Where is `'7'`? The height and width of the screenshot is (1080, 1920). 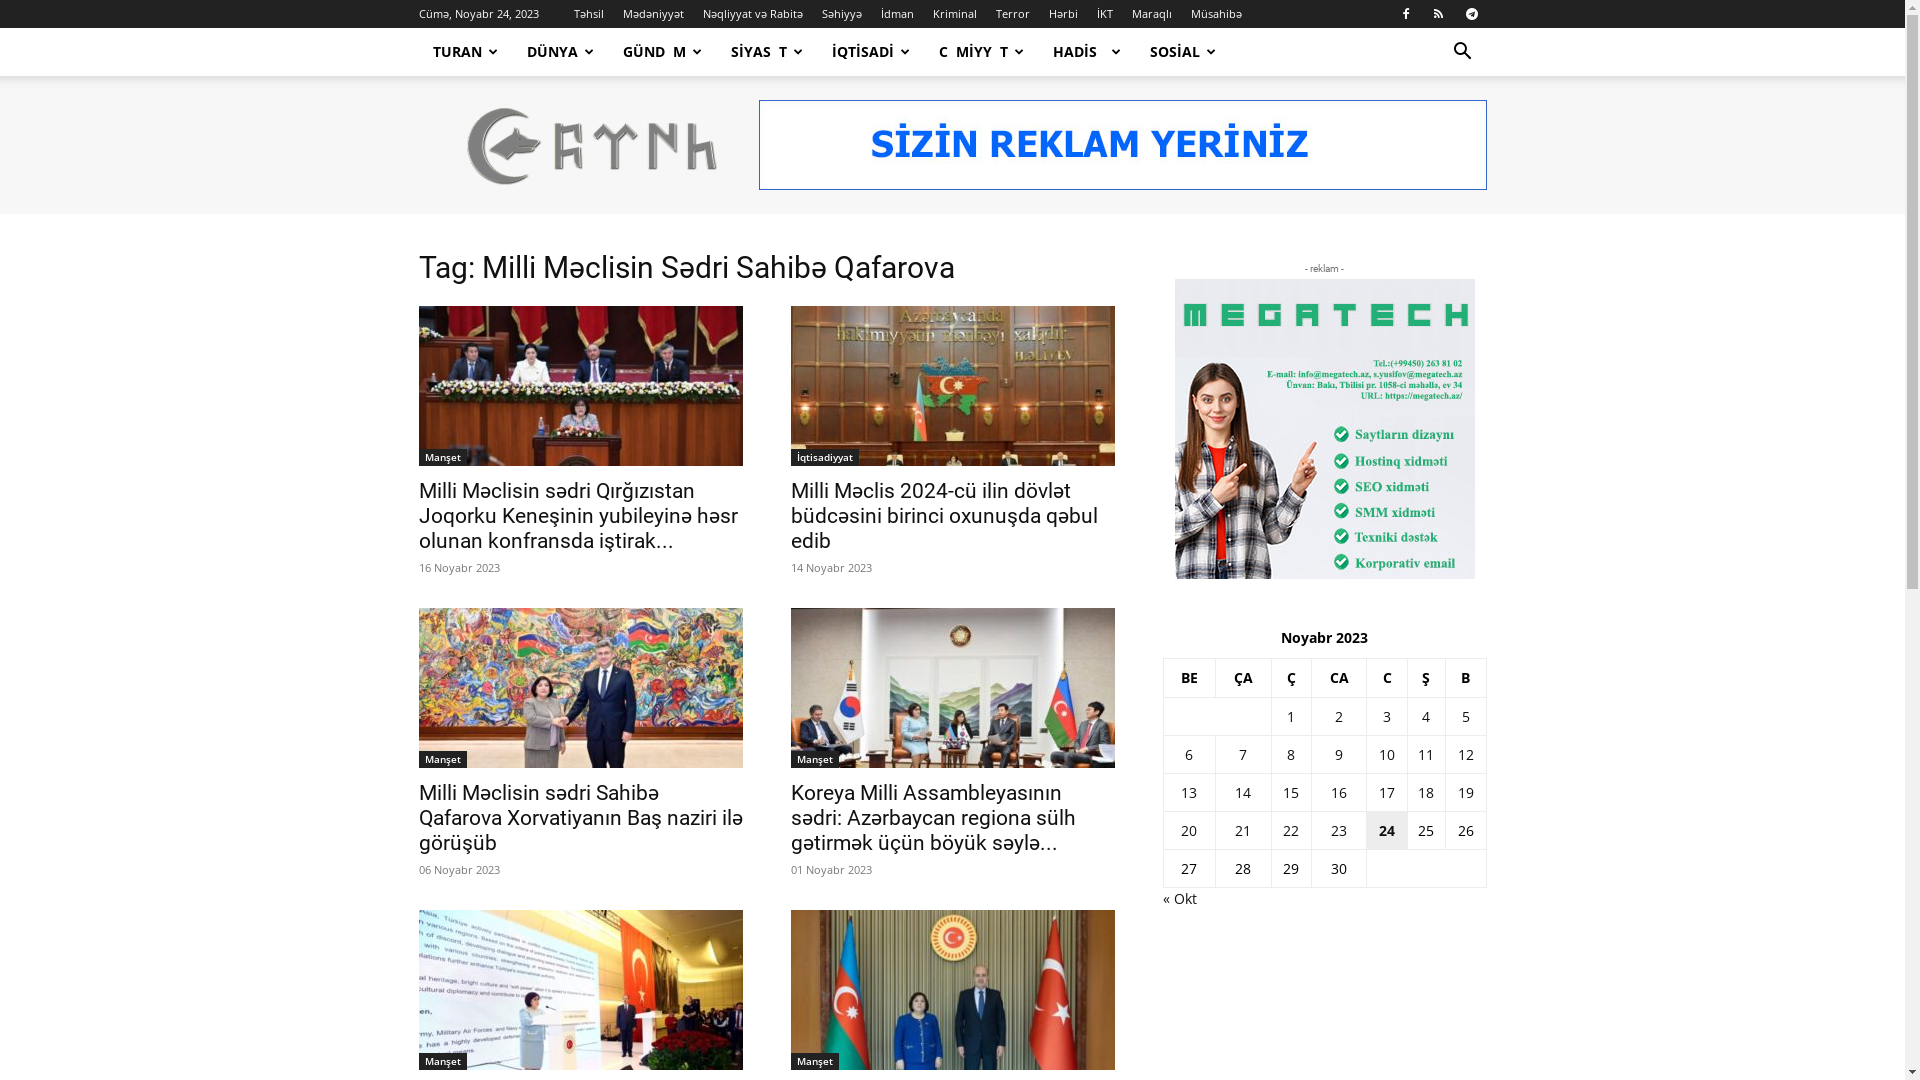 '7' is located at coordinates (1242, 754).